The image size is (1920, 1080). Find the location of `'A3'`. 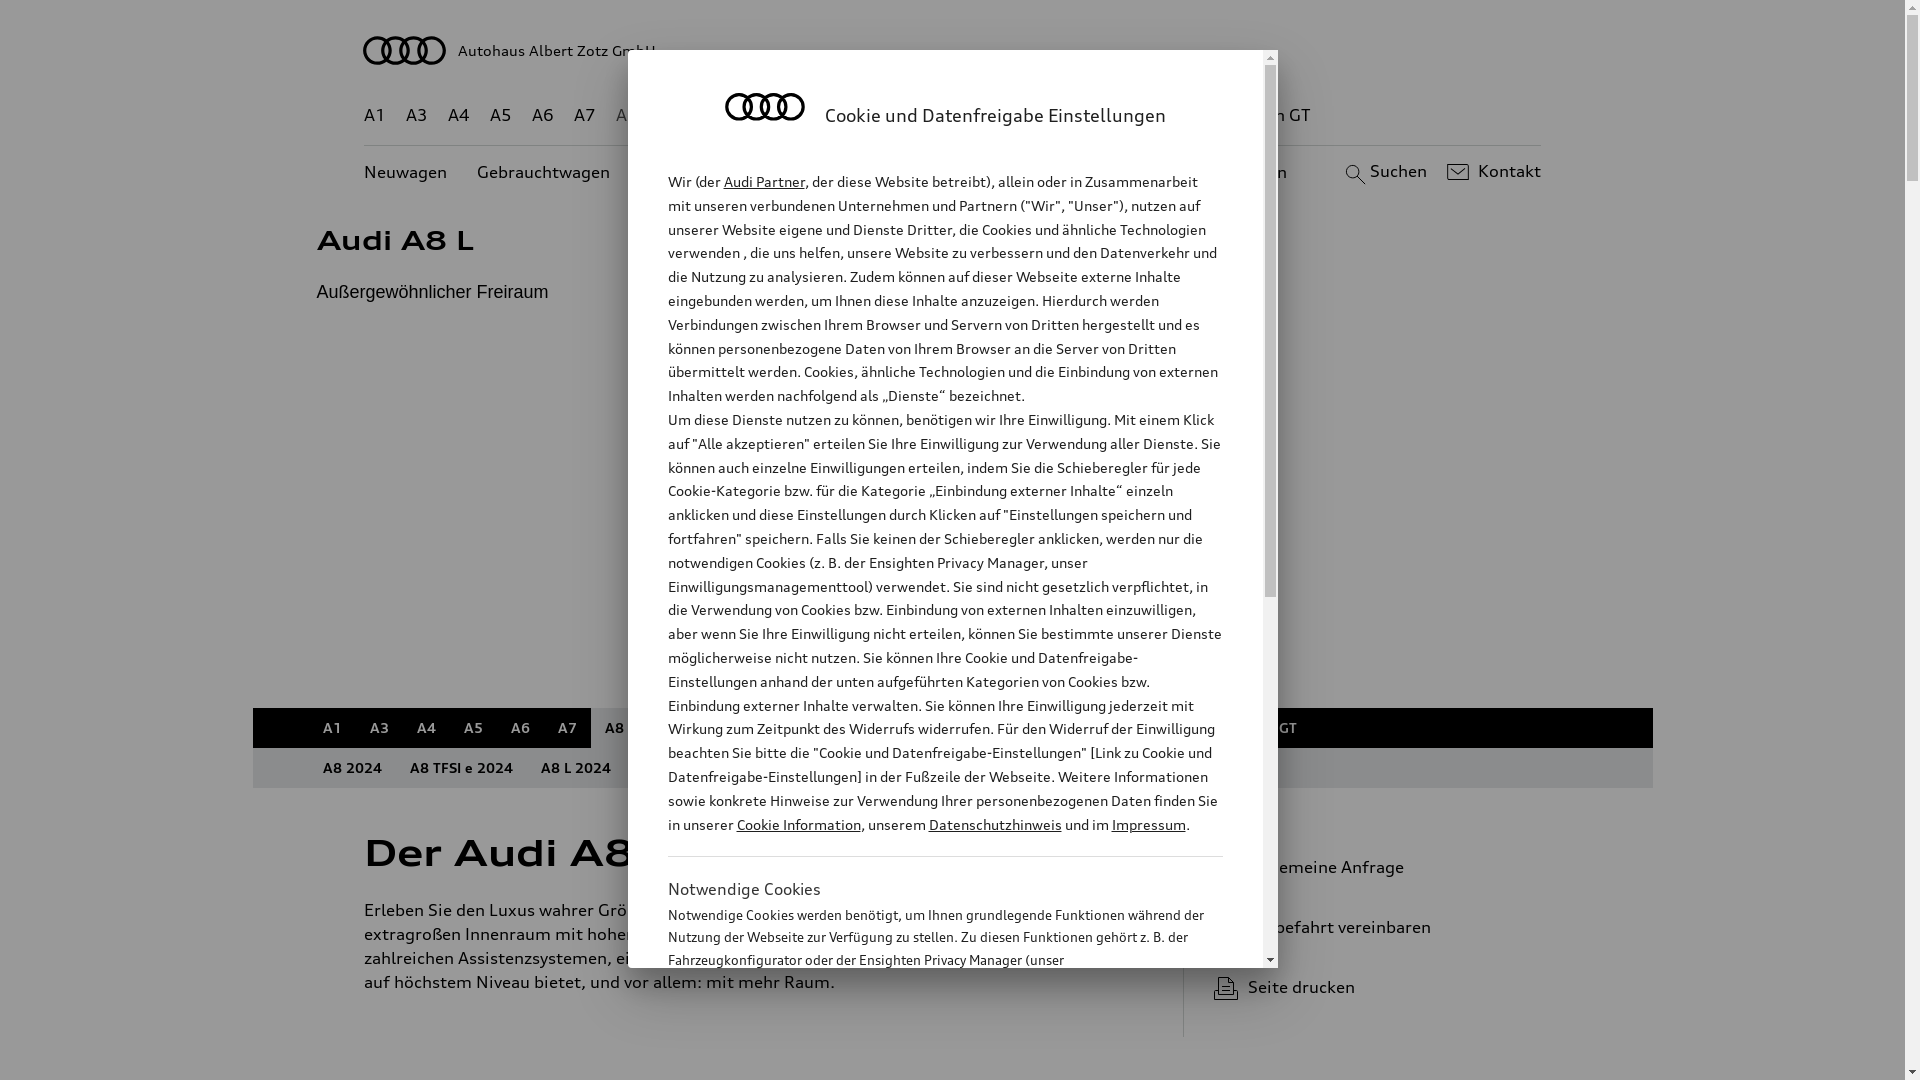

'A3' is located at coordinates (379, 728).